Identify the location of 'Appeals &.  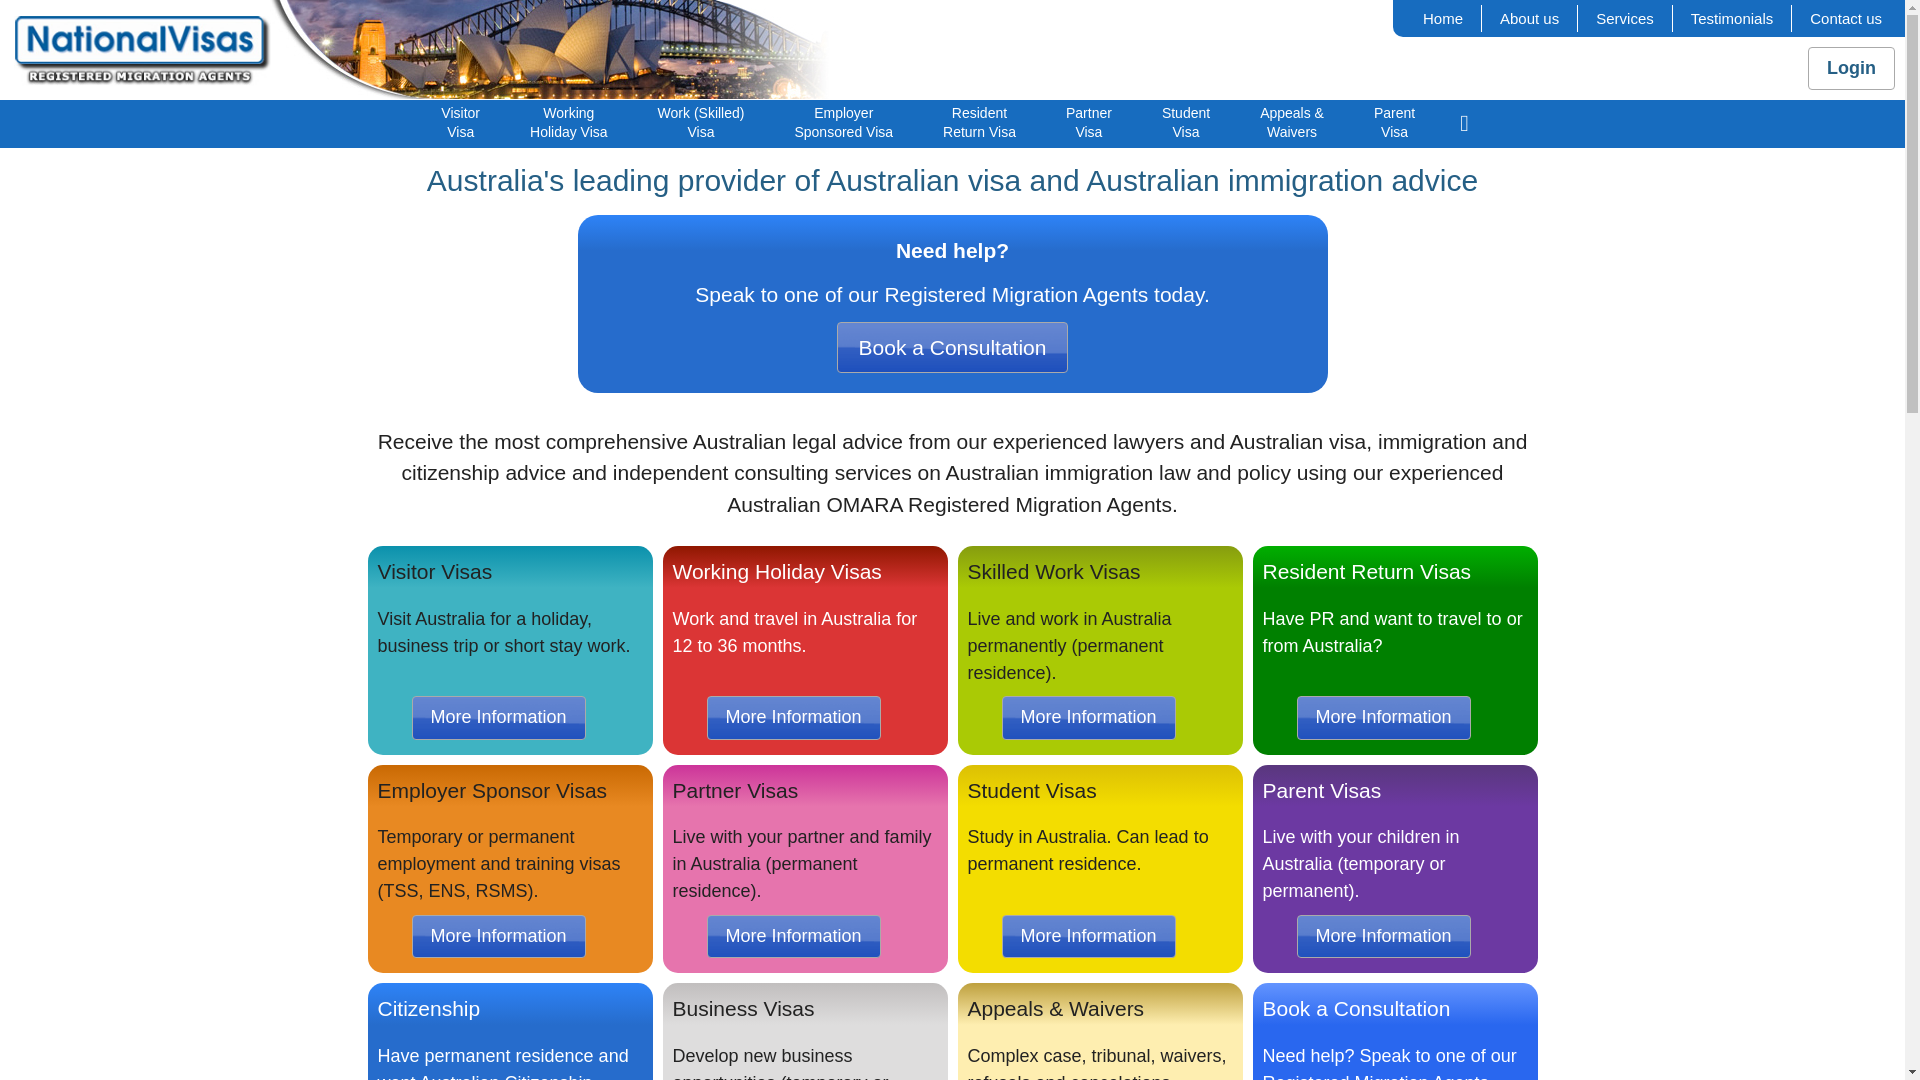
(1291, 123).